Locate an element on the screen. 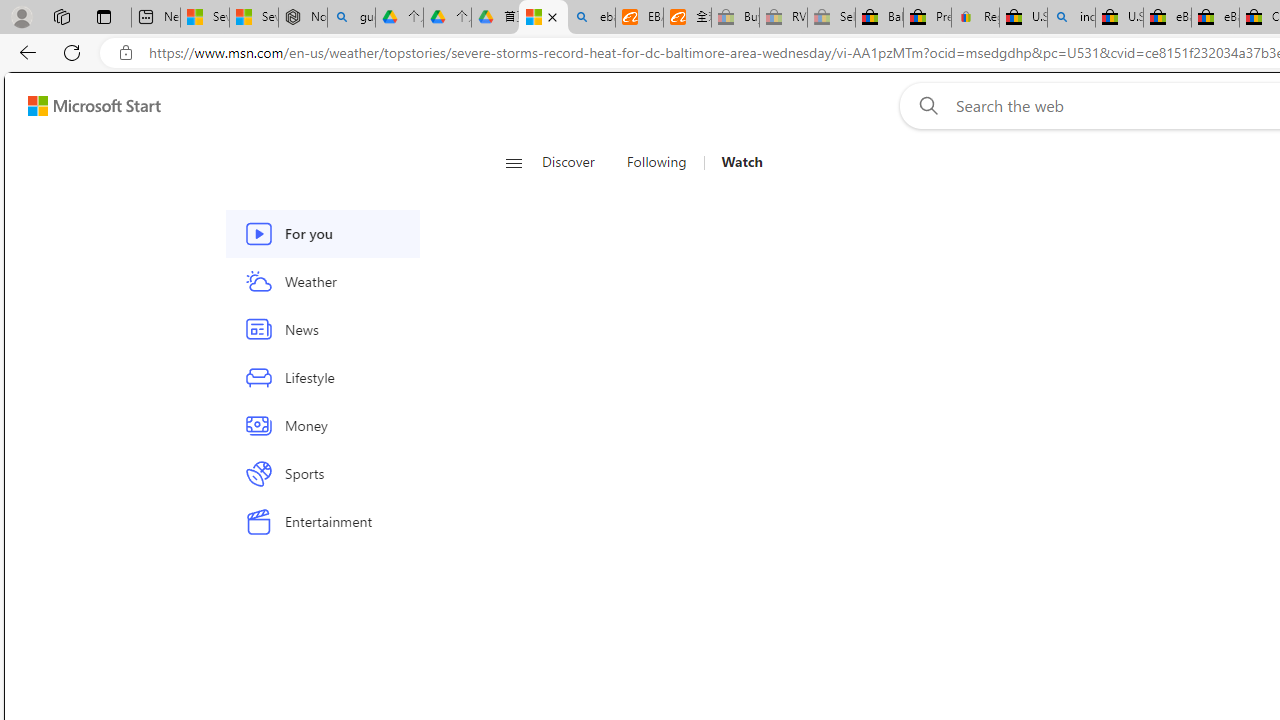  'Register: Create a personal eBay account' is located at coordinates (976, 17).